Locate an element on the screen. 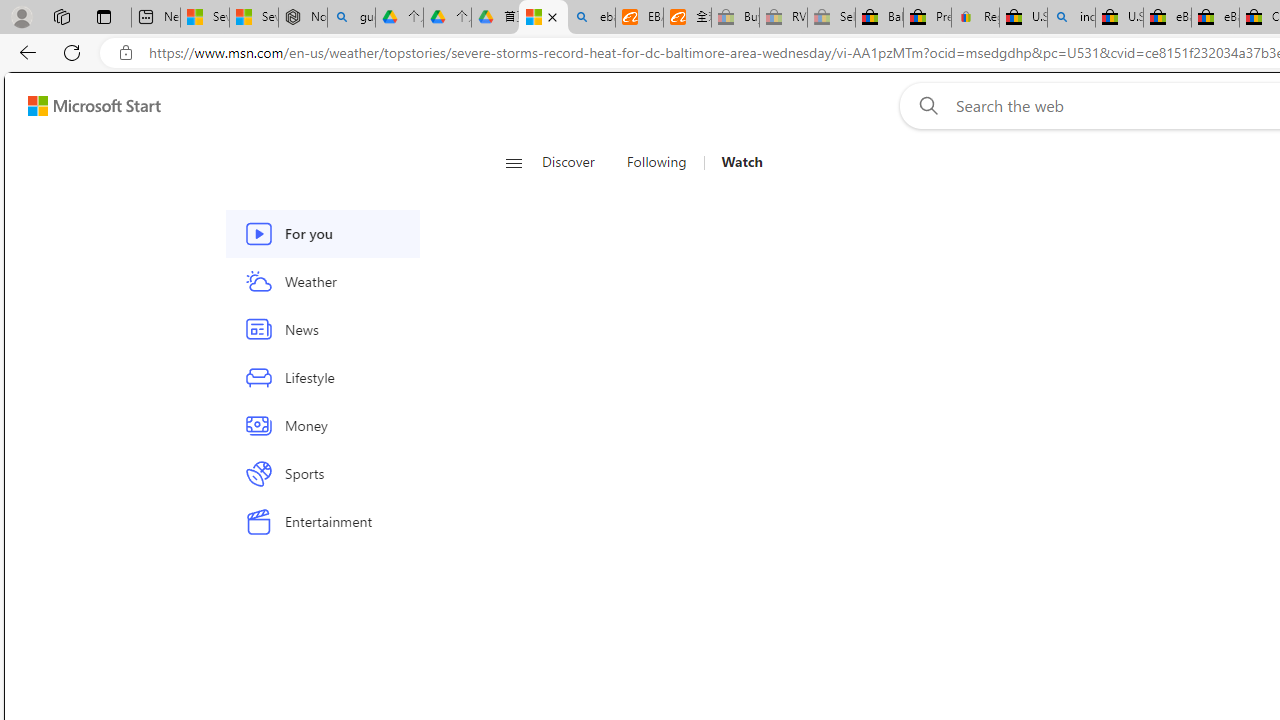  'Register: Create a personal eBay account' is located at coordinates (976, 17).